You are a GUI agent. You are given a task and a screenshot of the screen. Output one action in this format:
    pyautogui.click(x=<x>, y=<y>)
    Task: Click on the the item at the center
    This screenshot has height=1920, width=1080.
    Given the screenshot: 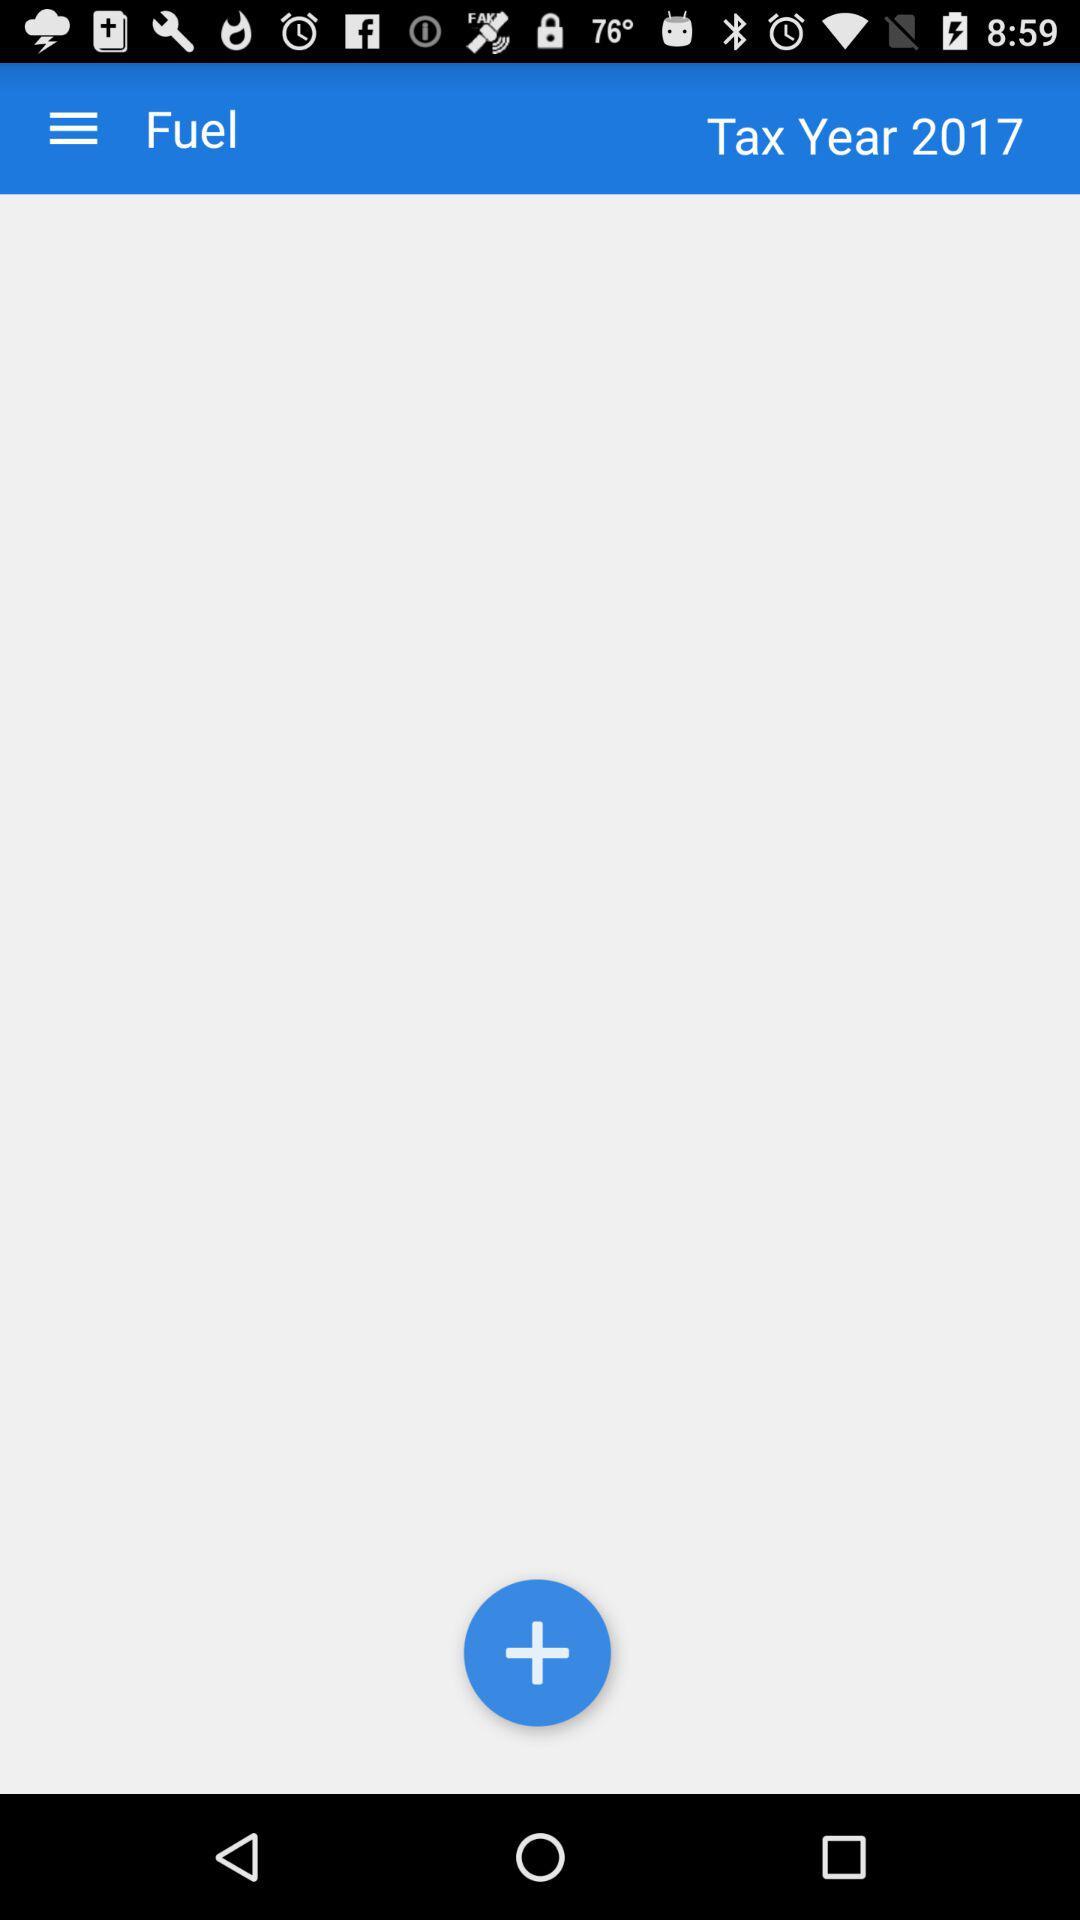 What is the action you would take?
    pyautogui.click(x=540, y=994)
    